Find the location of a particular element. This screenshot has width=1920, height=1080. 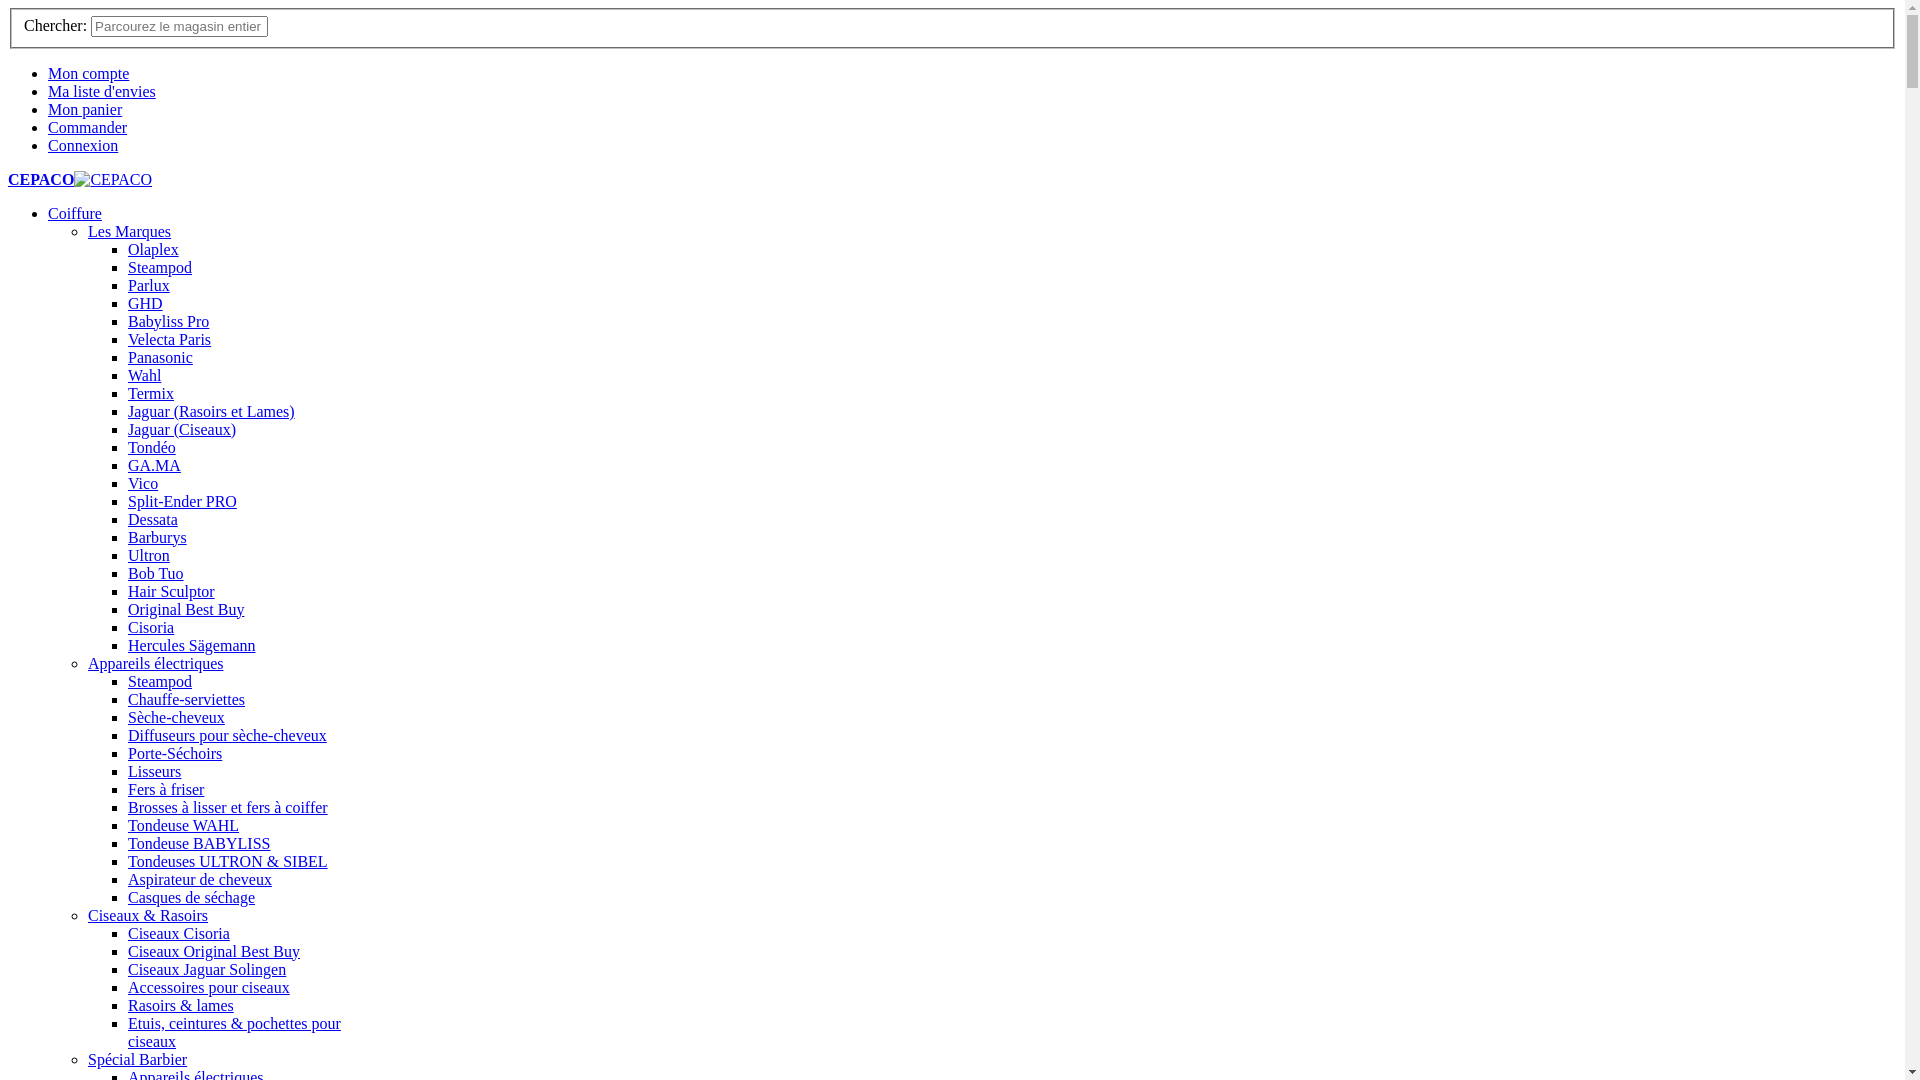

'Dessata' is located at coordinates (127, 518).